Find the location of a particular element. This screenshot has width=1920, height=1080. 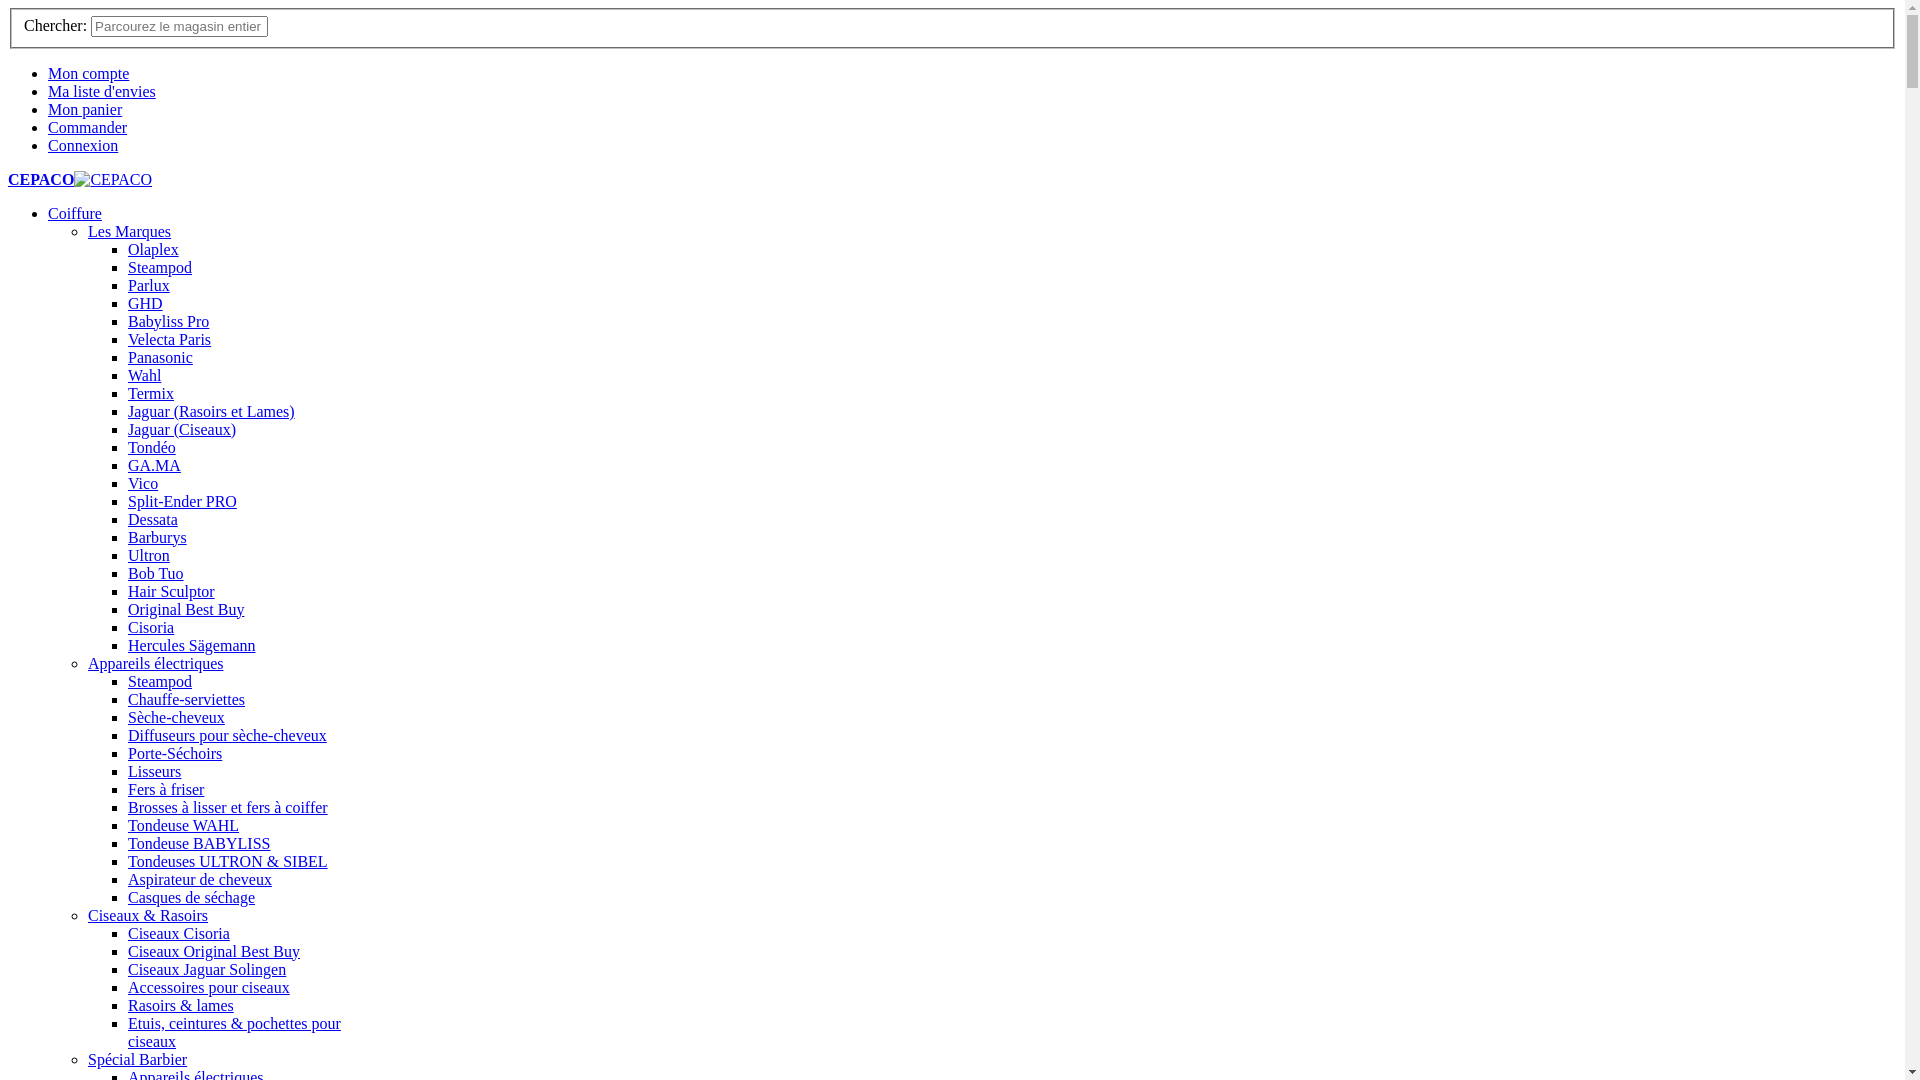

'Dessata' is located at coordinates (127, 518).